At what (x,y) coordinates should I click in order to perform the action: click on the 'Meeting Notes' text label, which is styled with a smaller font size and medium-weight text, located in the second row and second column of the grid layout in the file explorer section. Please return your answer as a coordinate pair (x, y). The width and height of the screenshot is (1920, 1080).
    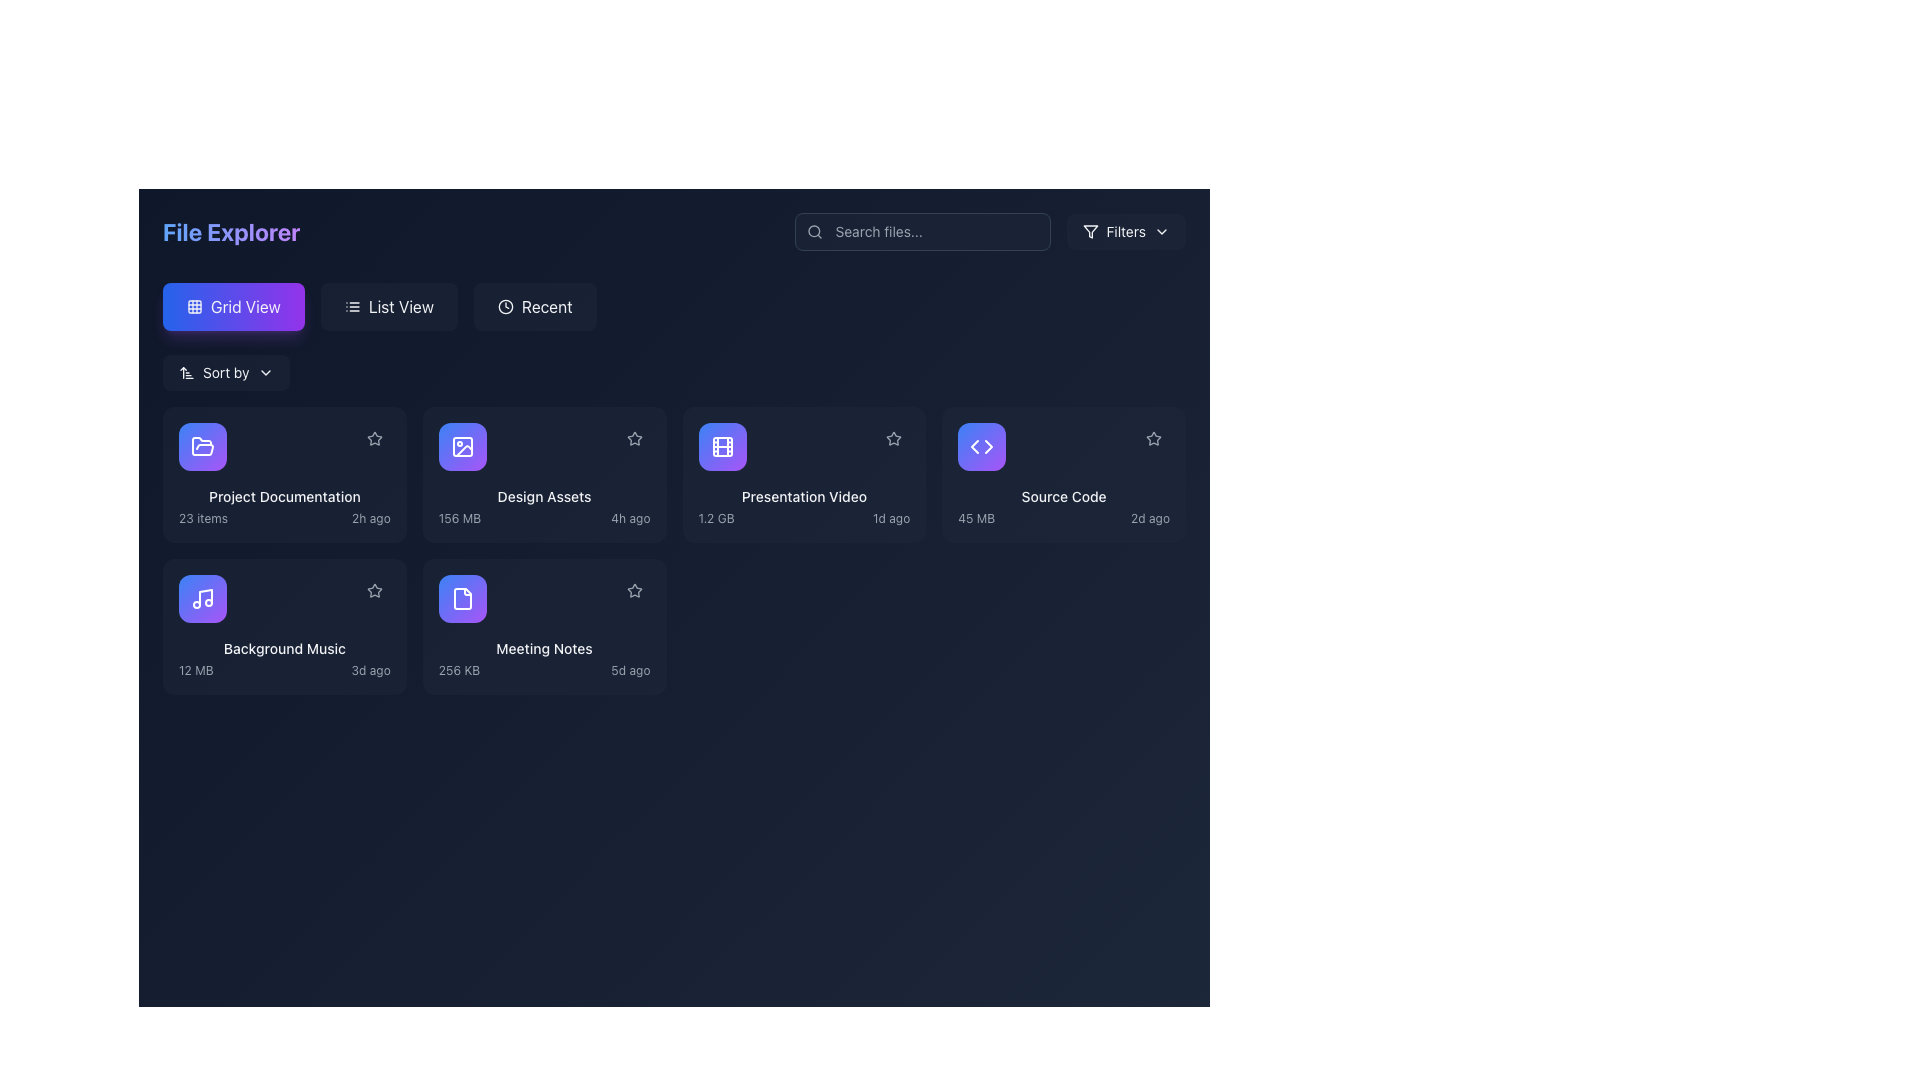
    Looking at the image, I should click on (544, 648).